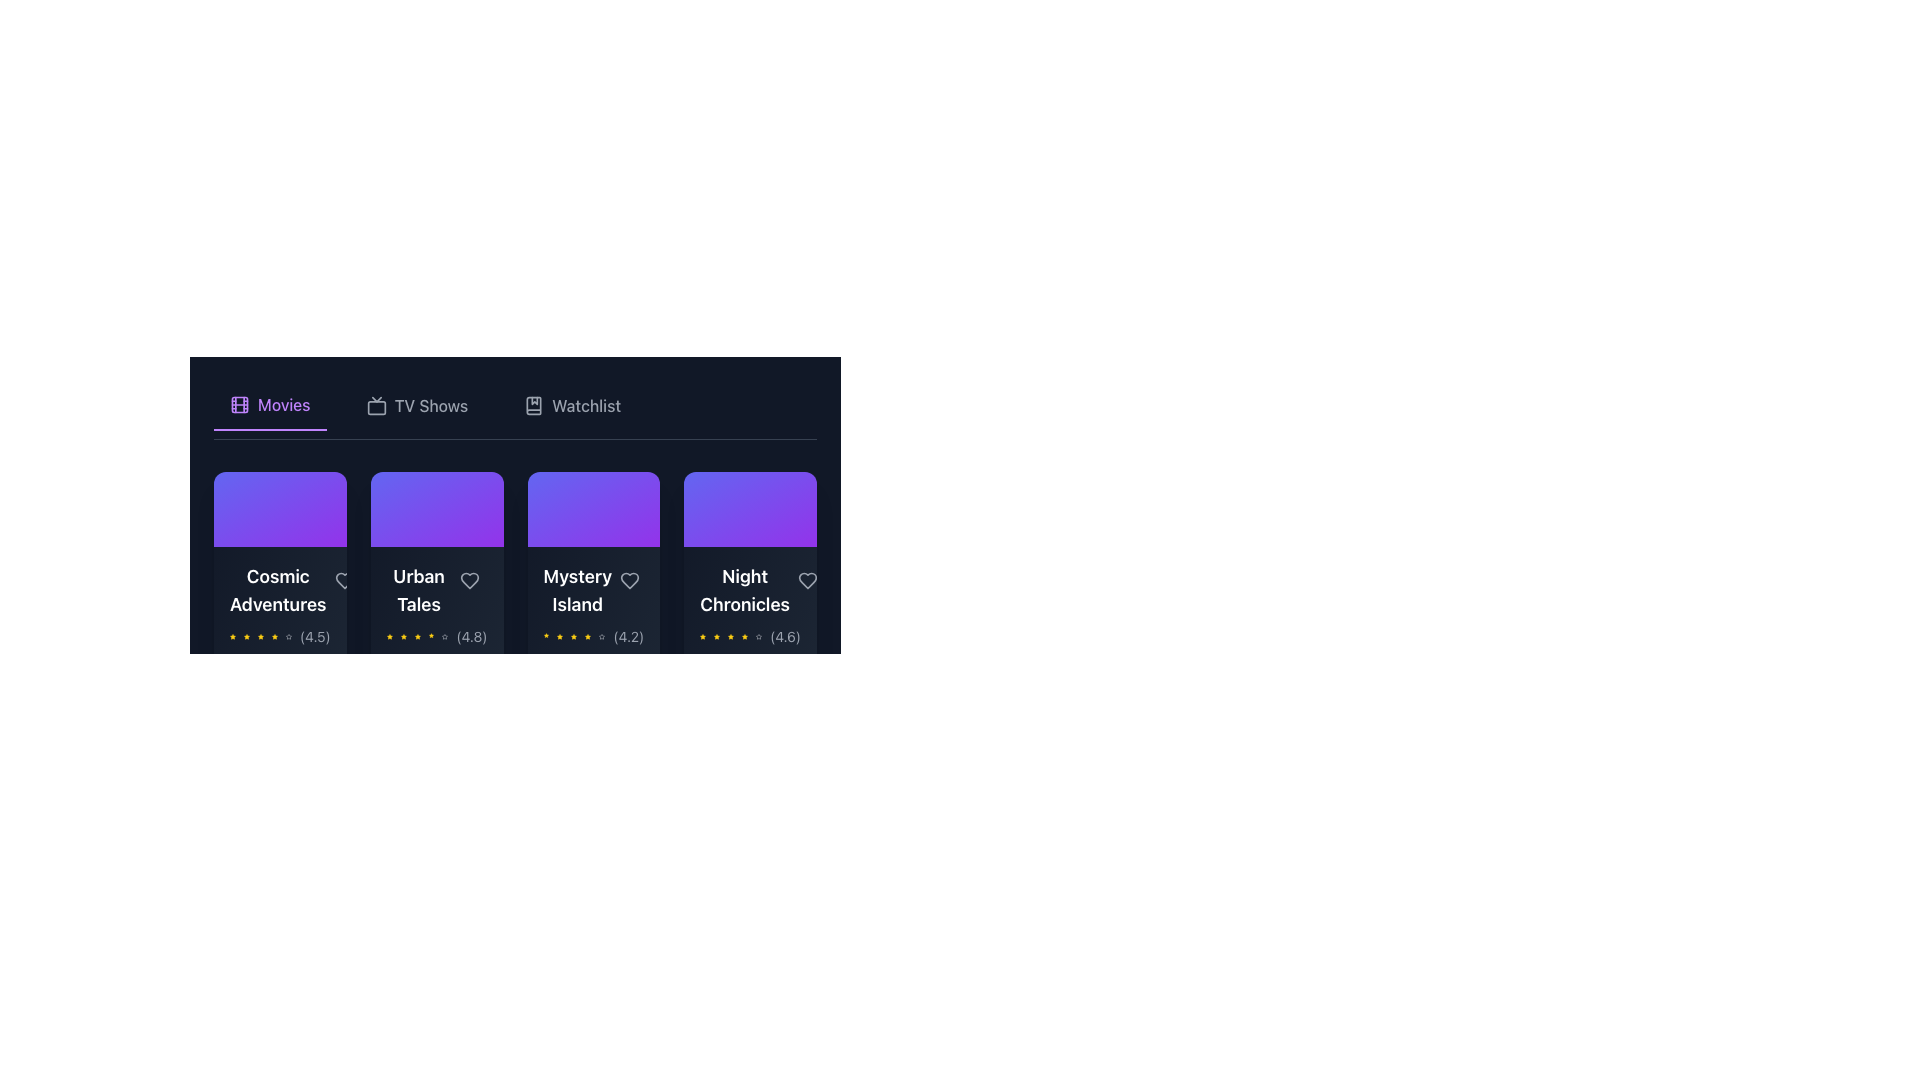 The height and width of the screenshot is (1080, 1920). Describe the element at coordinates (344, 580) in the screenshot. I see `the circular gray button with a heart icon located to the top-right of the 'Cosmic Adventures' text` at that location.